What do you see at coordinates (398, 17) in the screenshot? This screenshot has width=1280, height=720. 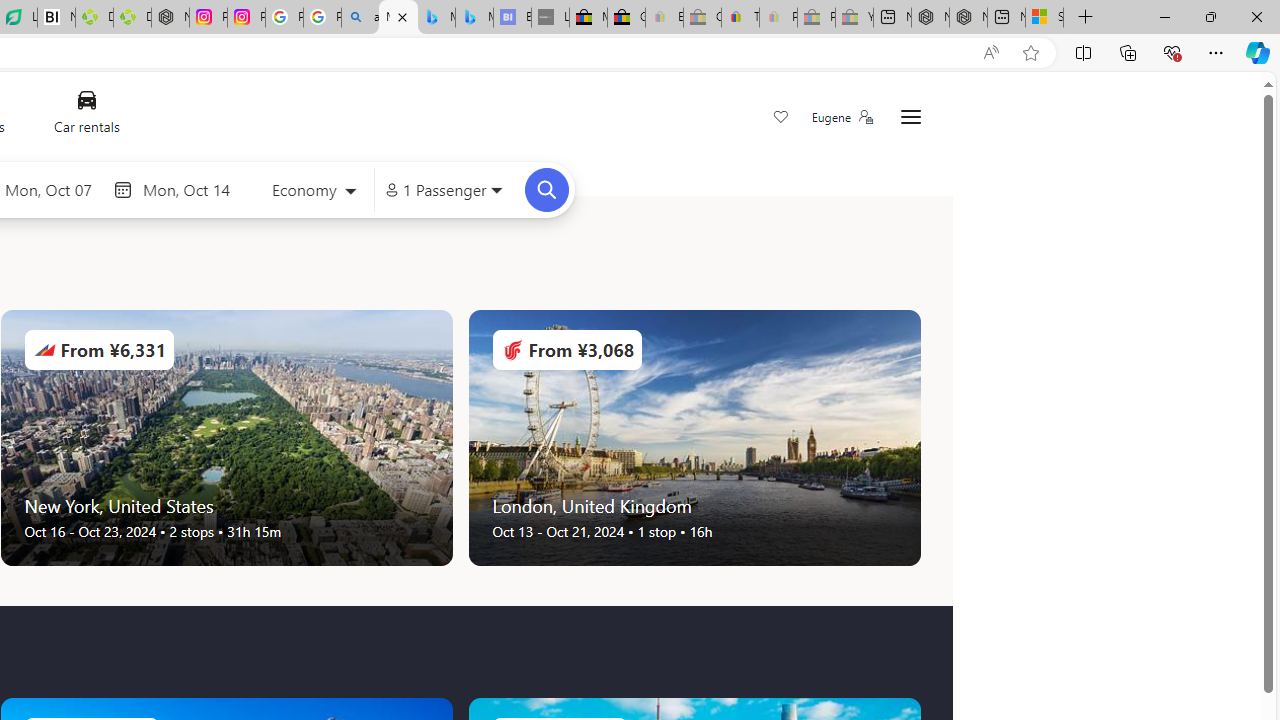 I see `'Microsoft Bing Travel - Flights'` at bounding box center [398, 17].